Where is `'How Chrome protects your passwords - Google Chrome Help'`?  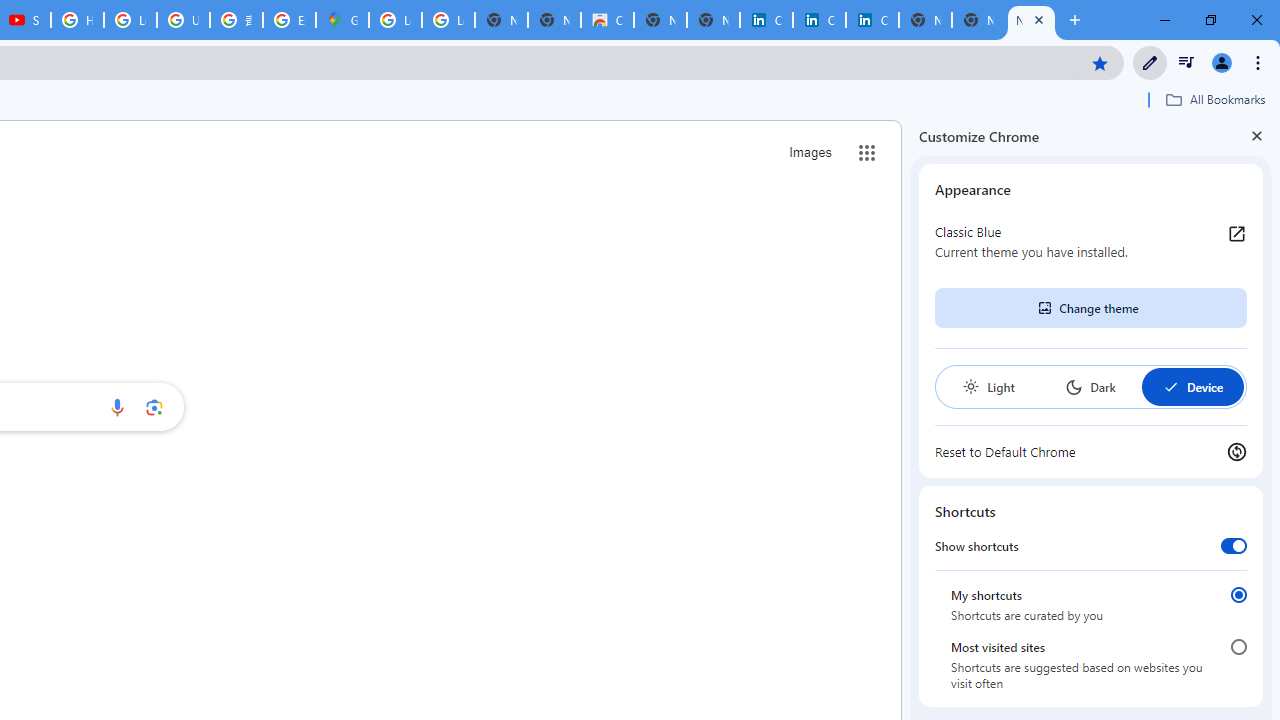
'How Chrome protects your passwords - Google Chrome Help' is located at coordinates (77, 20).